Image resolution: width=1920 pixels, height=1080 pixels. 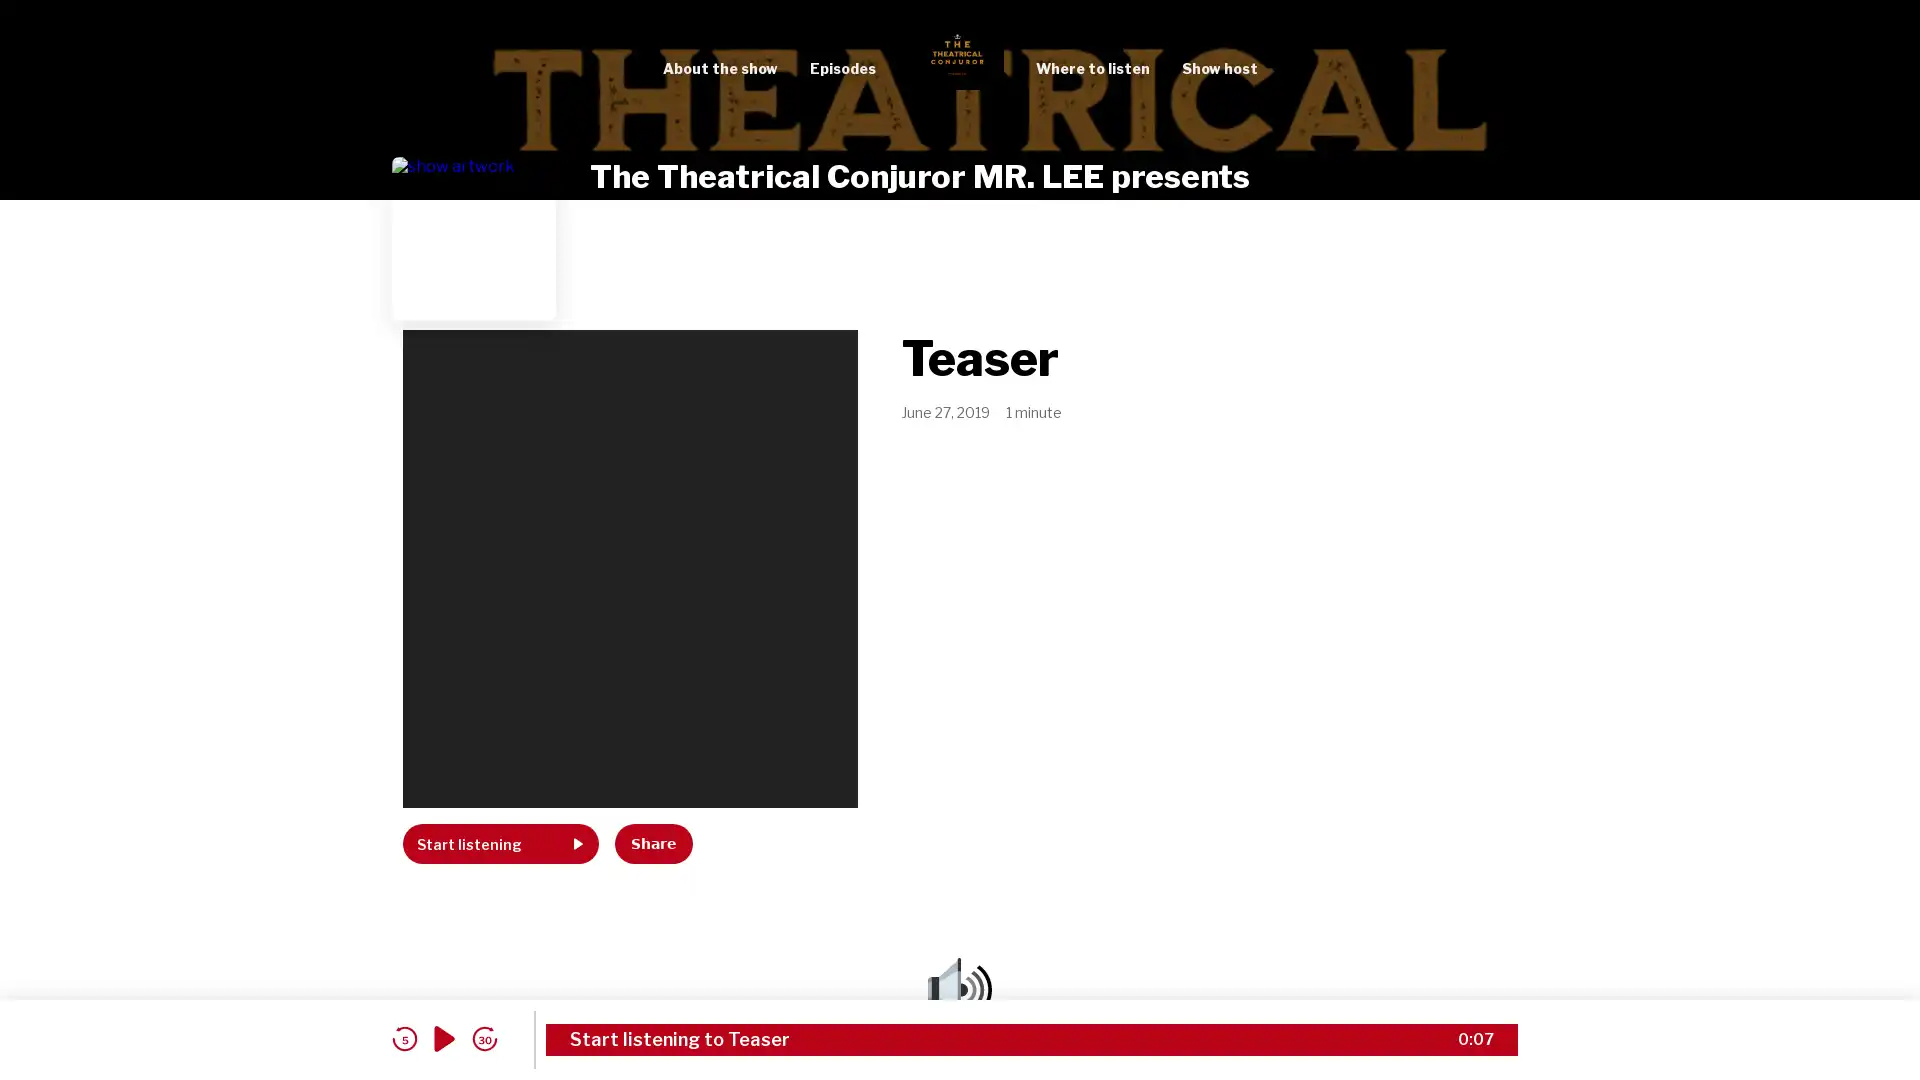 What do you see at coordinates (403, 1038) in the screenshot?
I see `skip back 5 seconds` at bounding box center [403, 1038].